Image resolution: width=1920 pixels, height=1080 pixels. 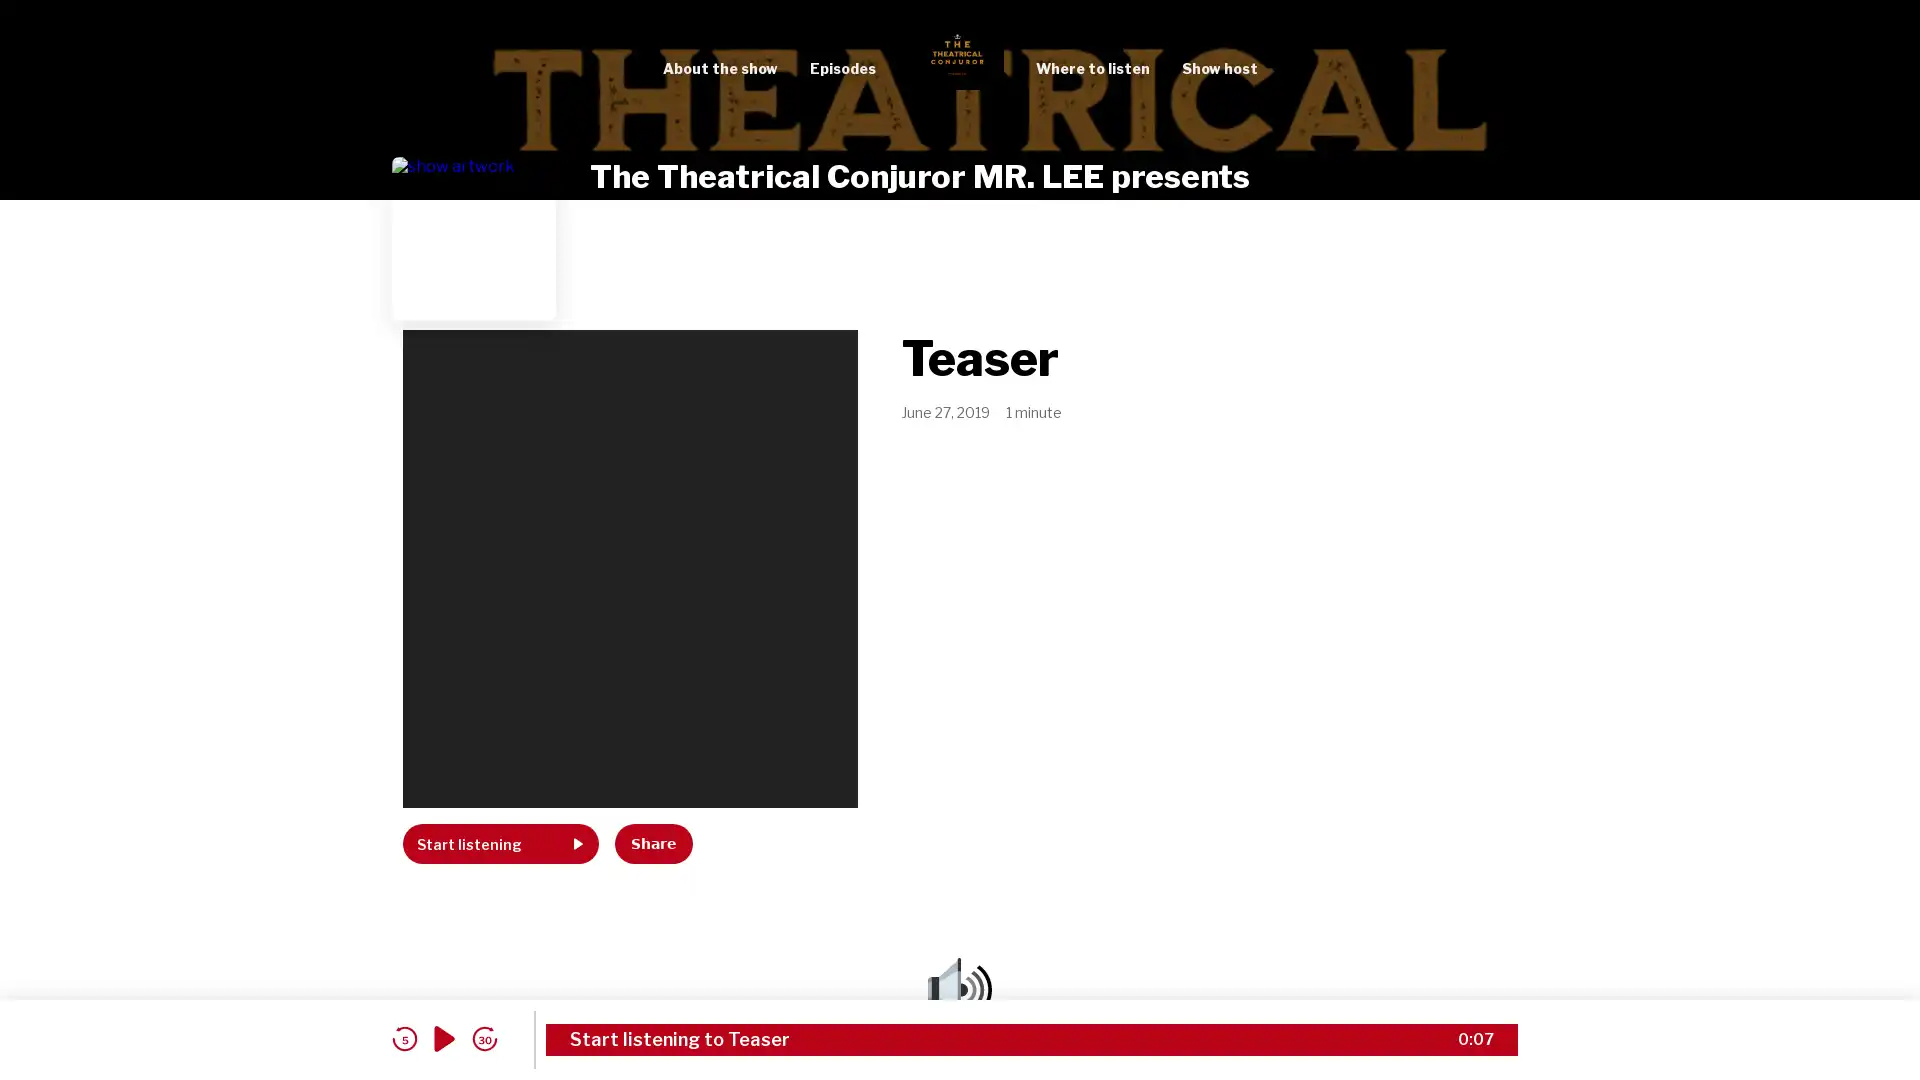 What do you see at coordinates (403, 1038) in the screenshot?
I see `skip back 5 seconds` at bounding box center [403, 1038].